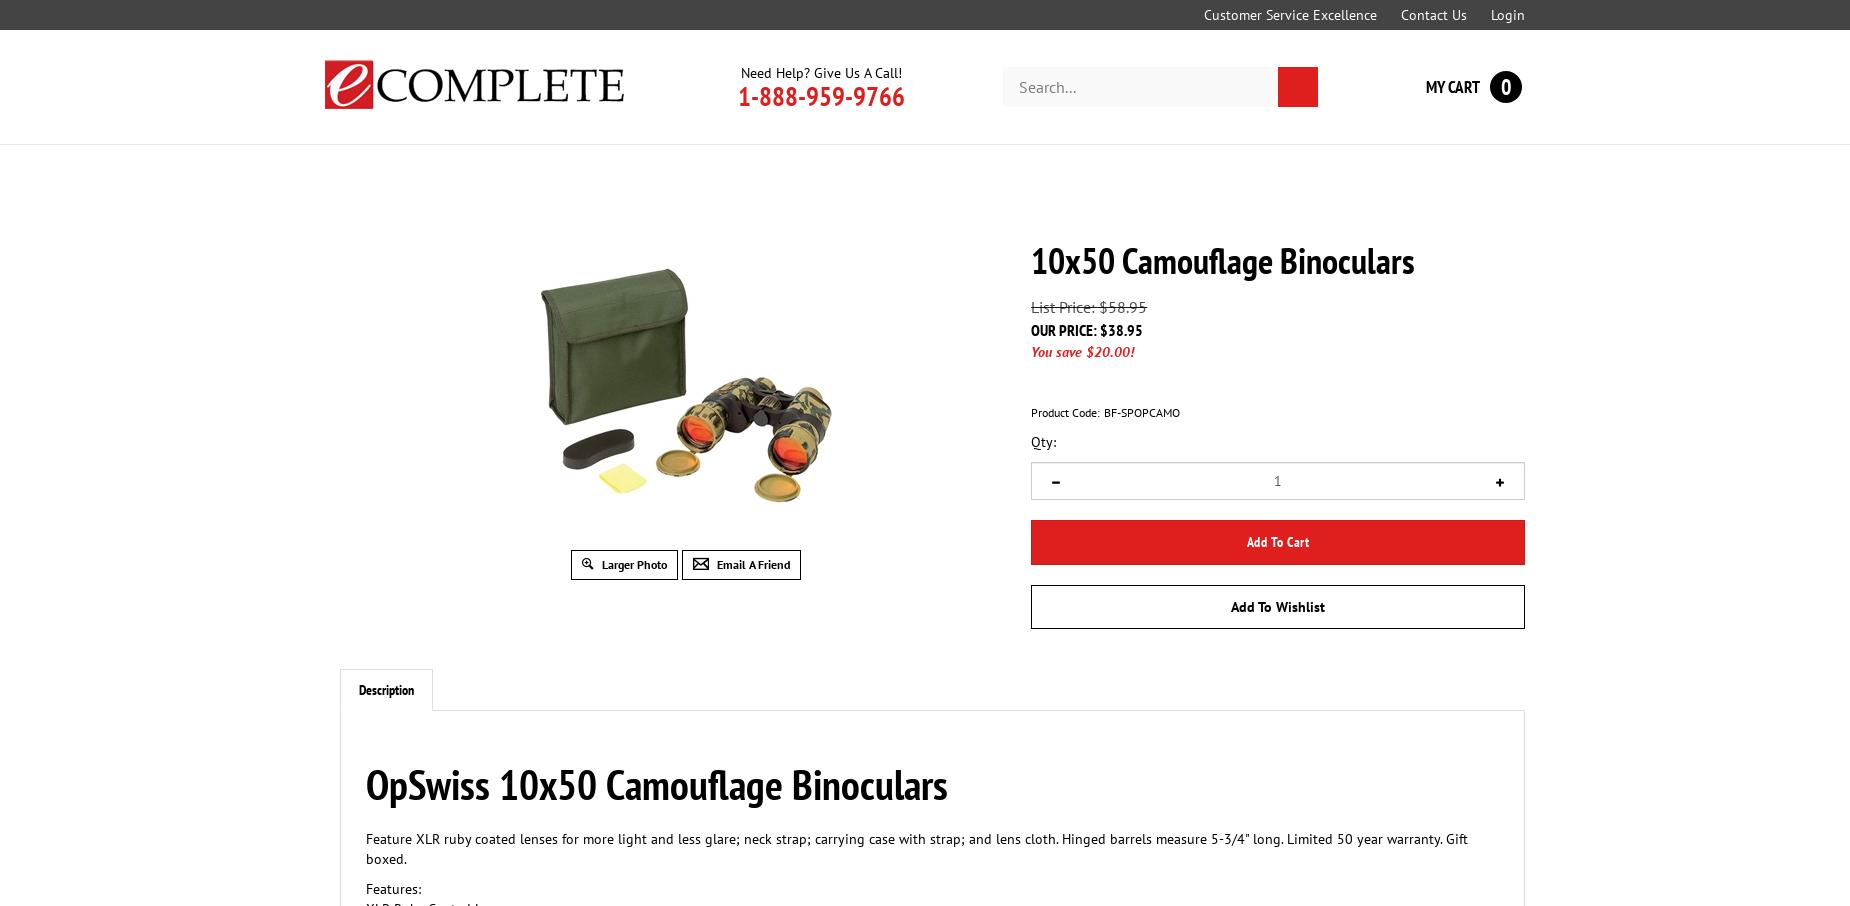 The image size is (1850, 906). Describe the element at coordinates (1030, 260) in the screenshot. I see `'10x50 Camouflage Binoculars'` at that location.